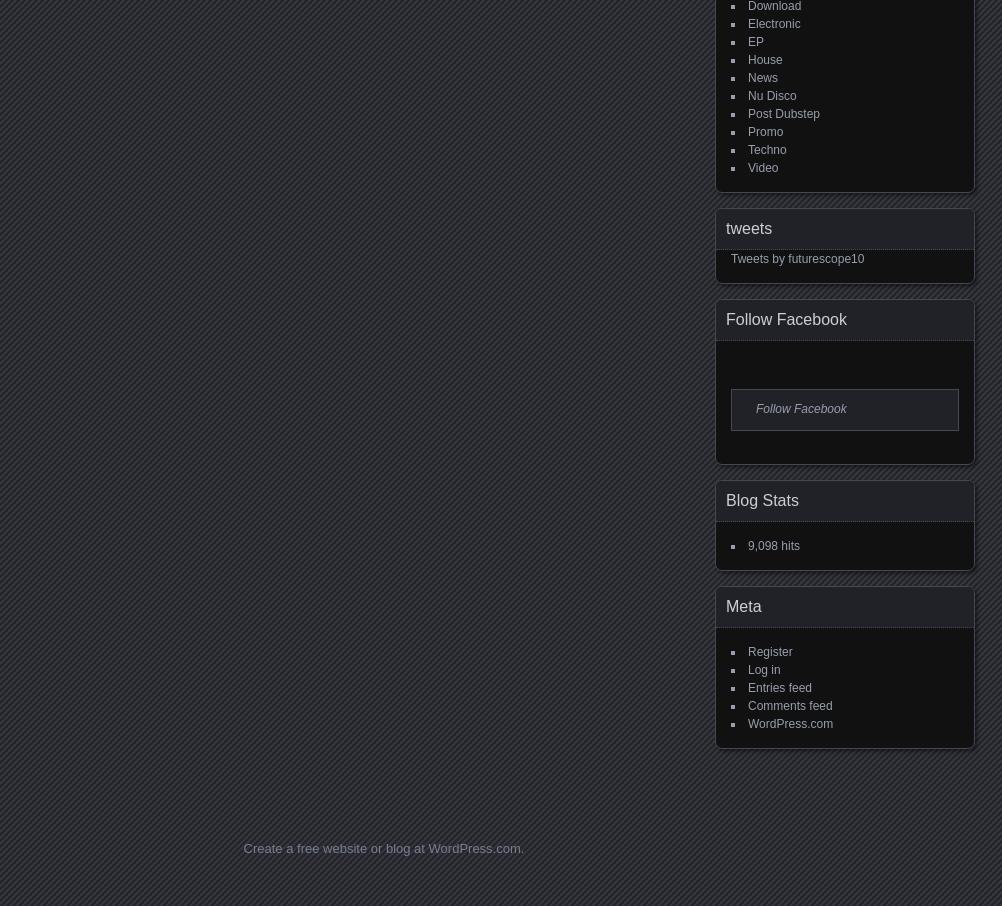 This screenshot has width=1002, height=906. Describe the element at coordinates (755, 41) in the screenshot. I see `'EP'` at that location.